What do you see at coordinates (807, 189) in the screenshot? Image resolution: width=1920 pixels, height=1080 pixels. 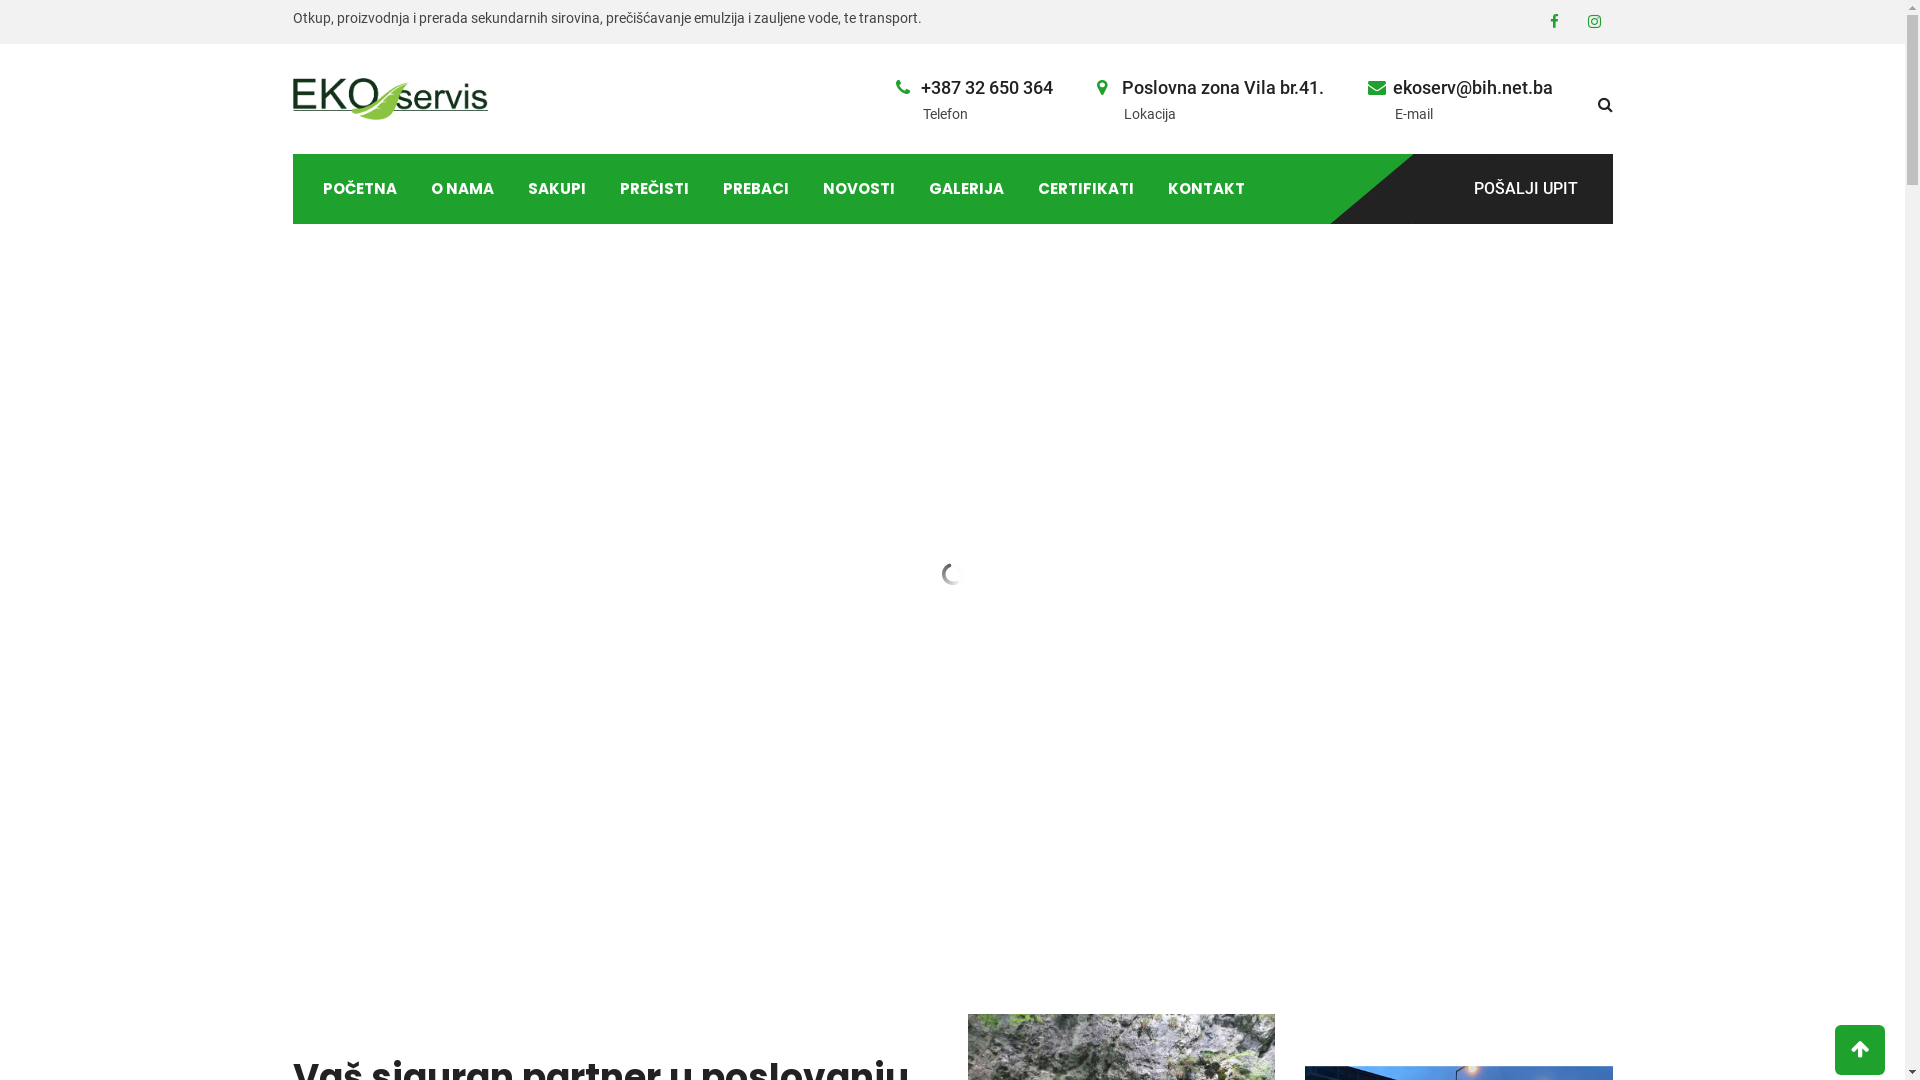 I see `'NOVOSTI'` at bounding box center [807, 189].